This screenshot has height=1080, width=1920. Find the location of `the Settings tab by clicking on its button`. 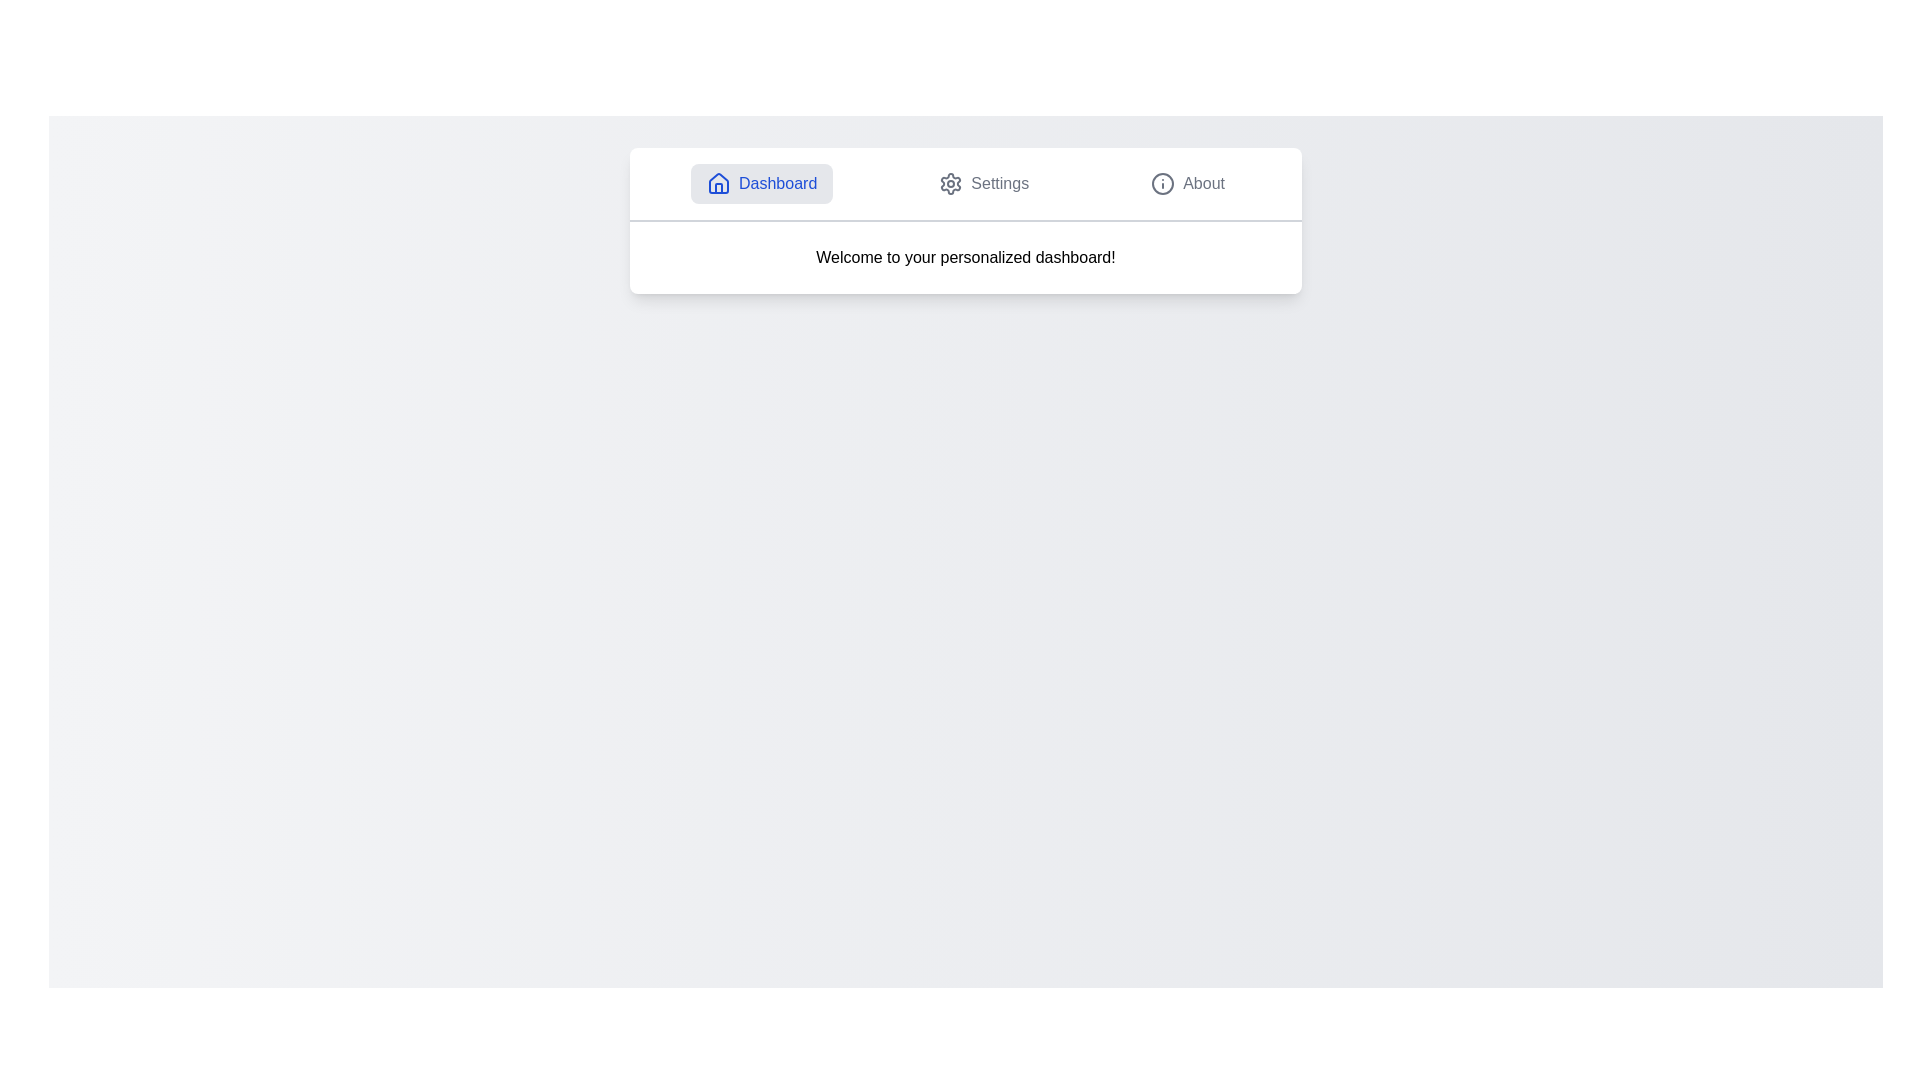

the Settings tab by clicking on its button is located at coordinates (984, 184).